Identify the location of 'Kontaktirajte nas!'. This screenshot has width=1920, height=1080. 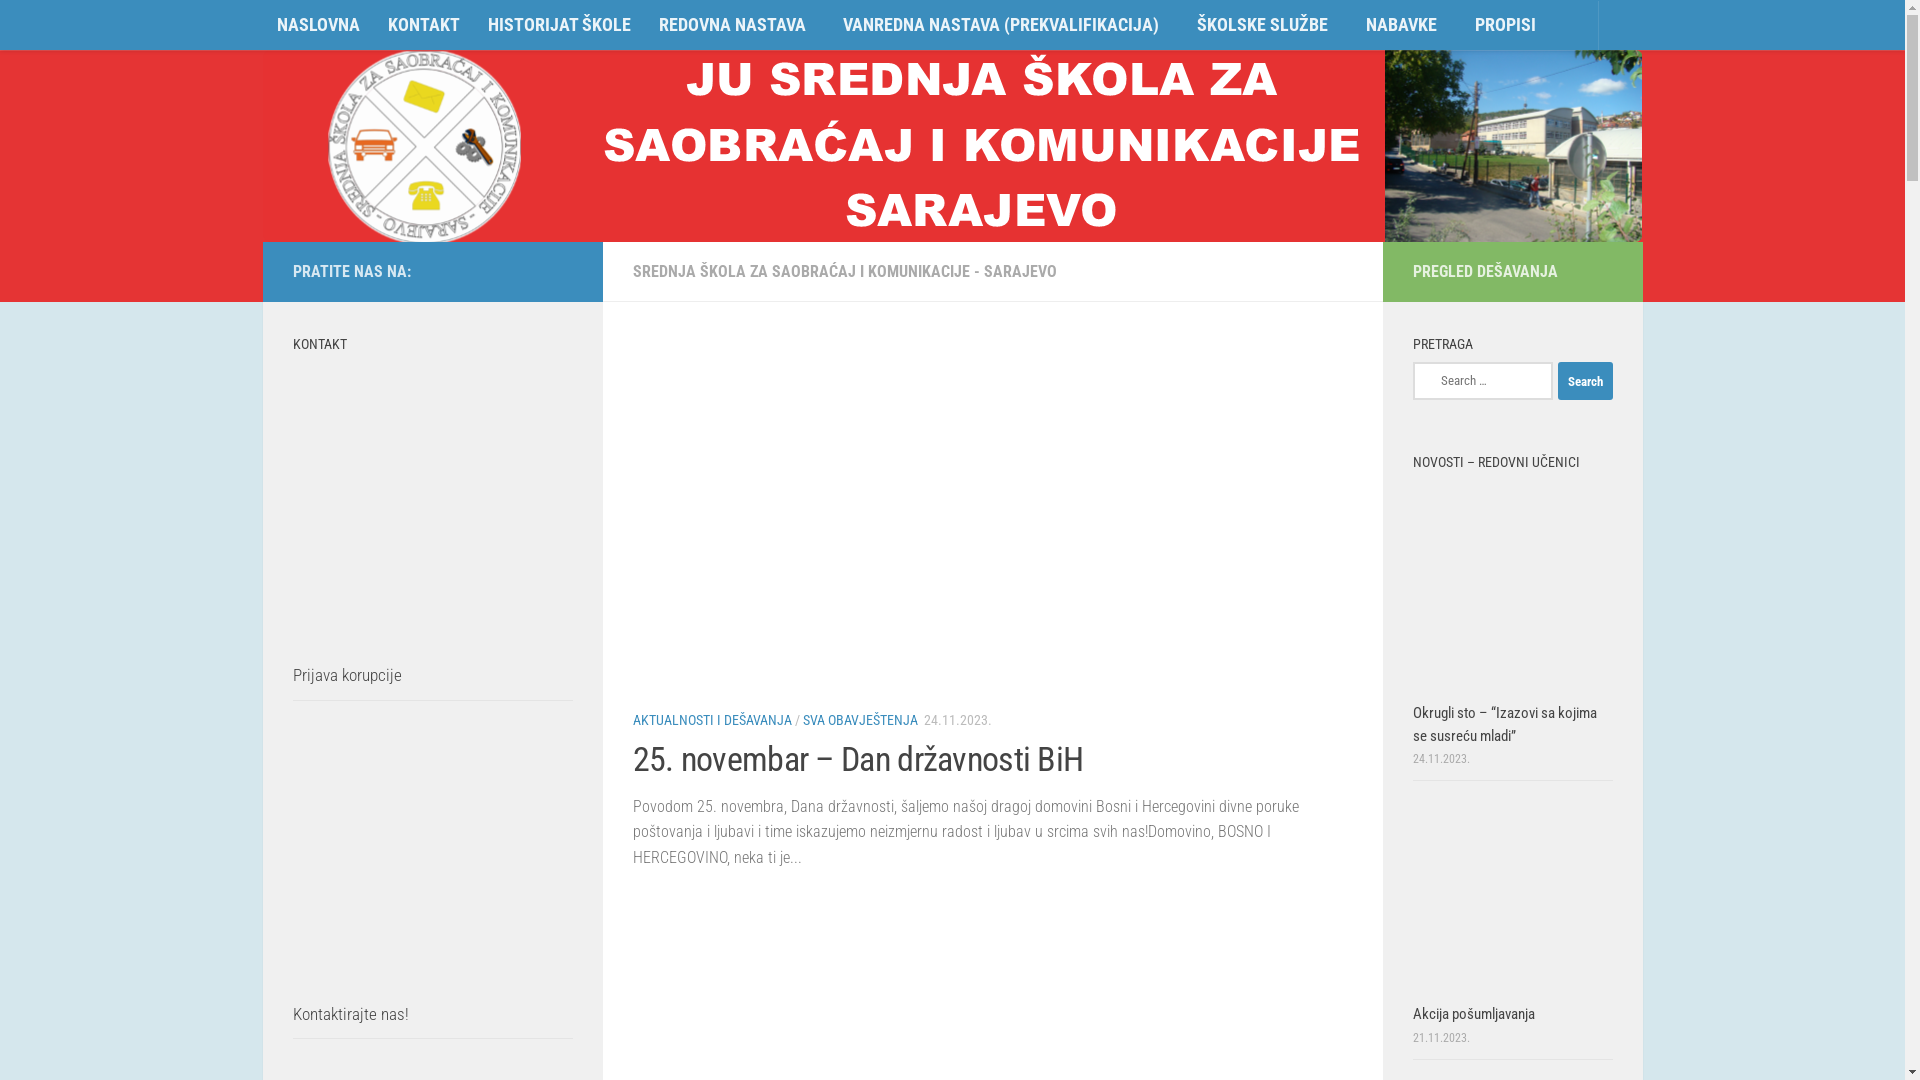
(350, 1014).